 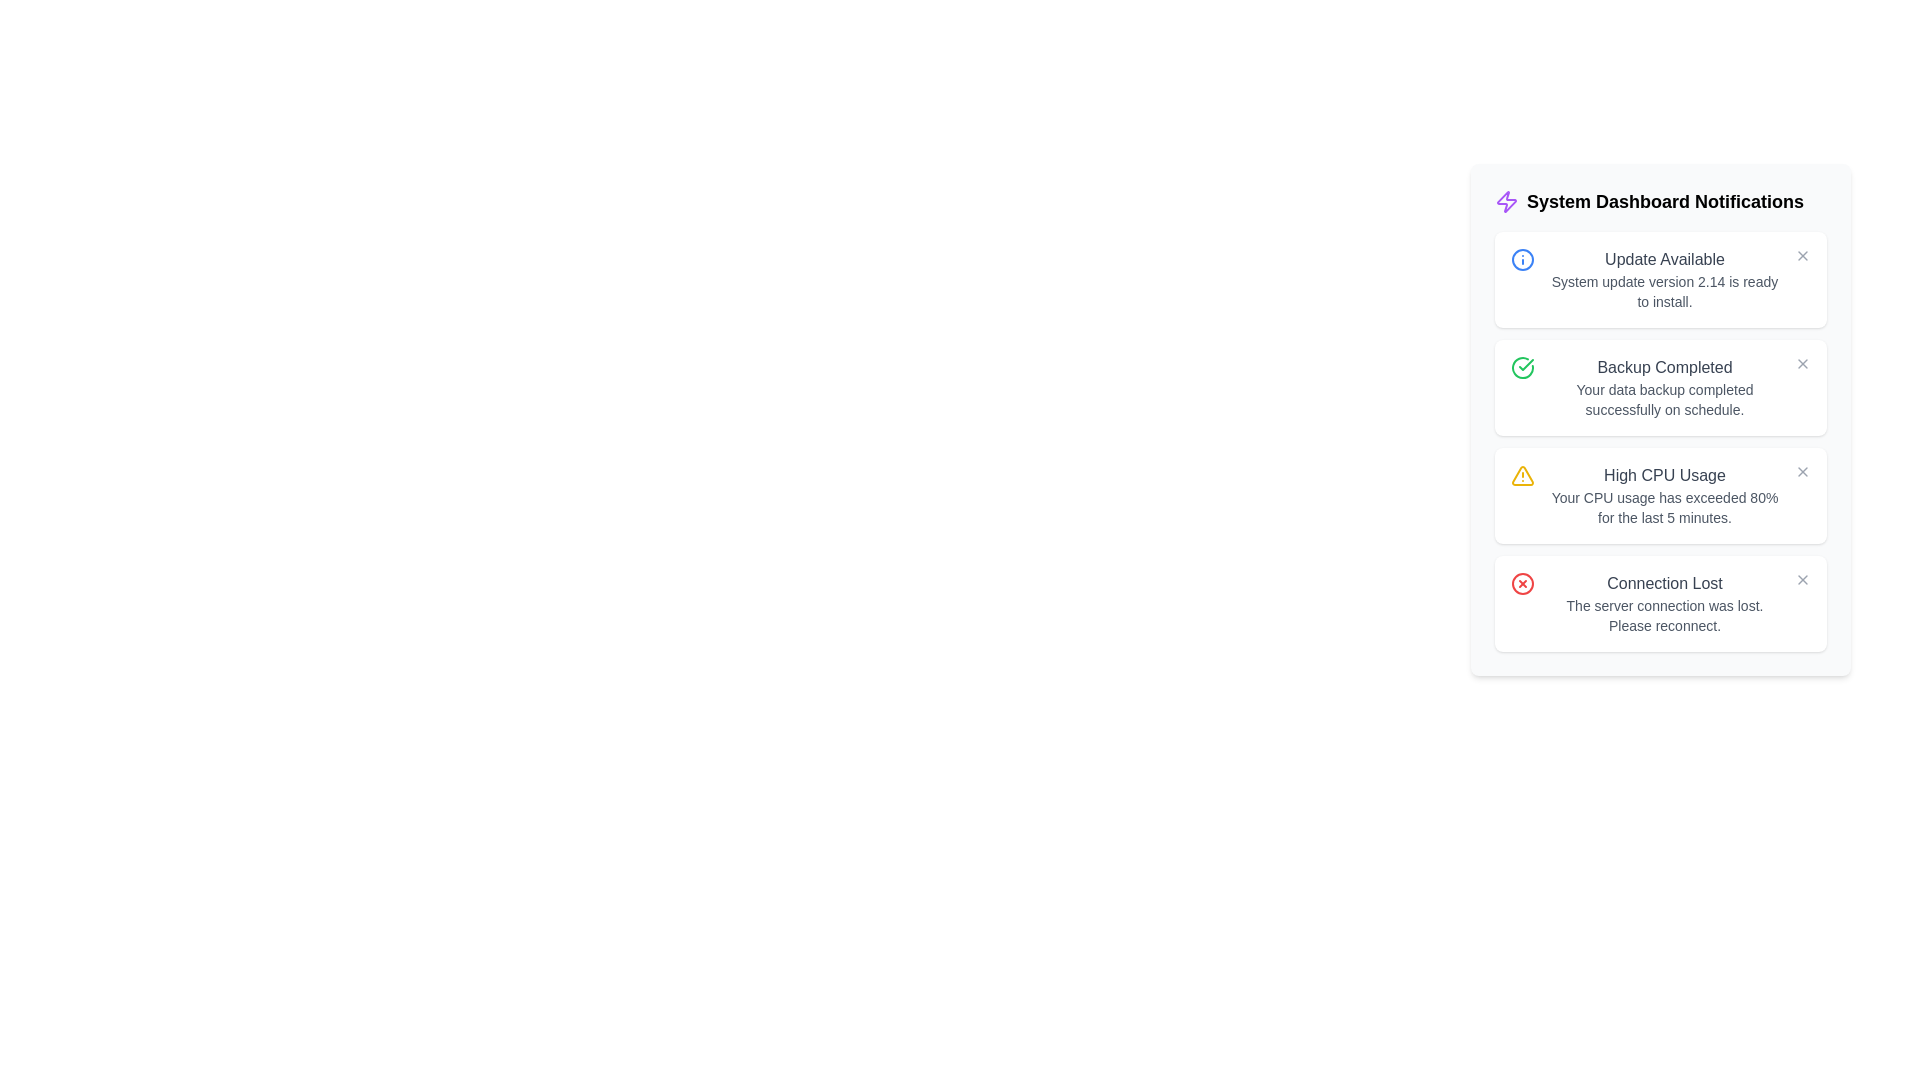 What do you see at coordinates (1665, 367) in the screenshot?
I see `the title text label indicating a successful backup operation in the second notification entry, positioned below a green checkmark icon and above descriptive text` at bounding box center [1665, 367].